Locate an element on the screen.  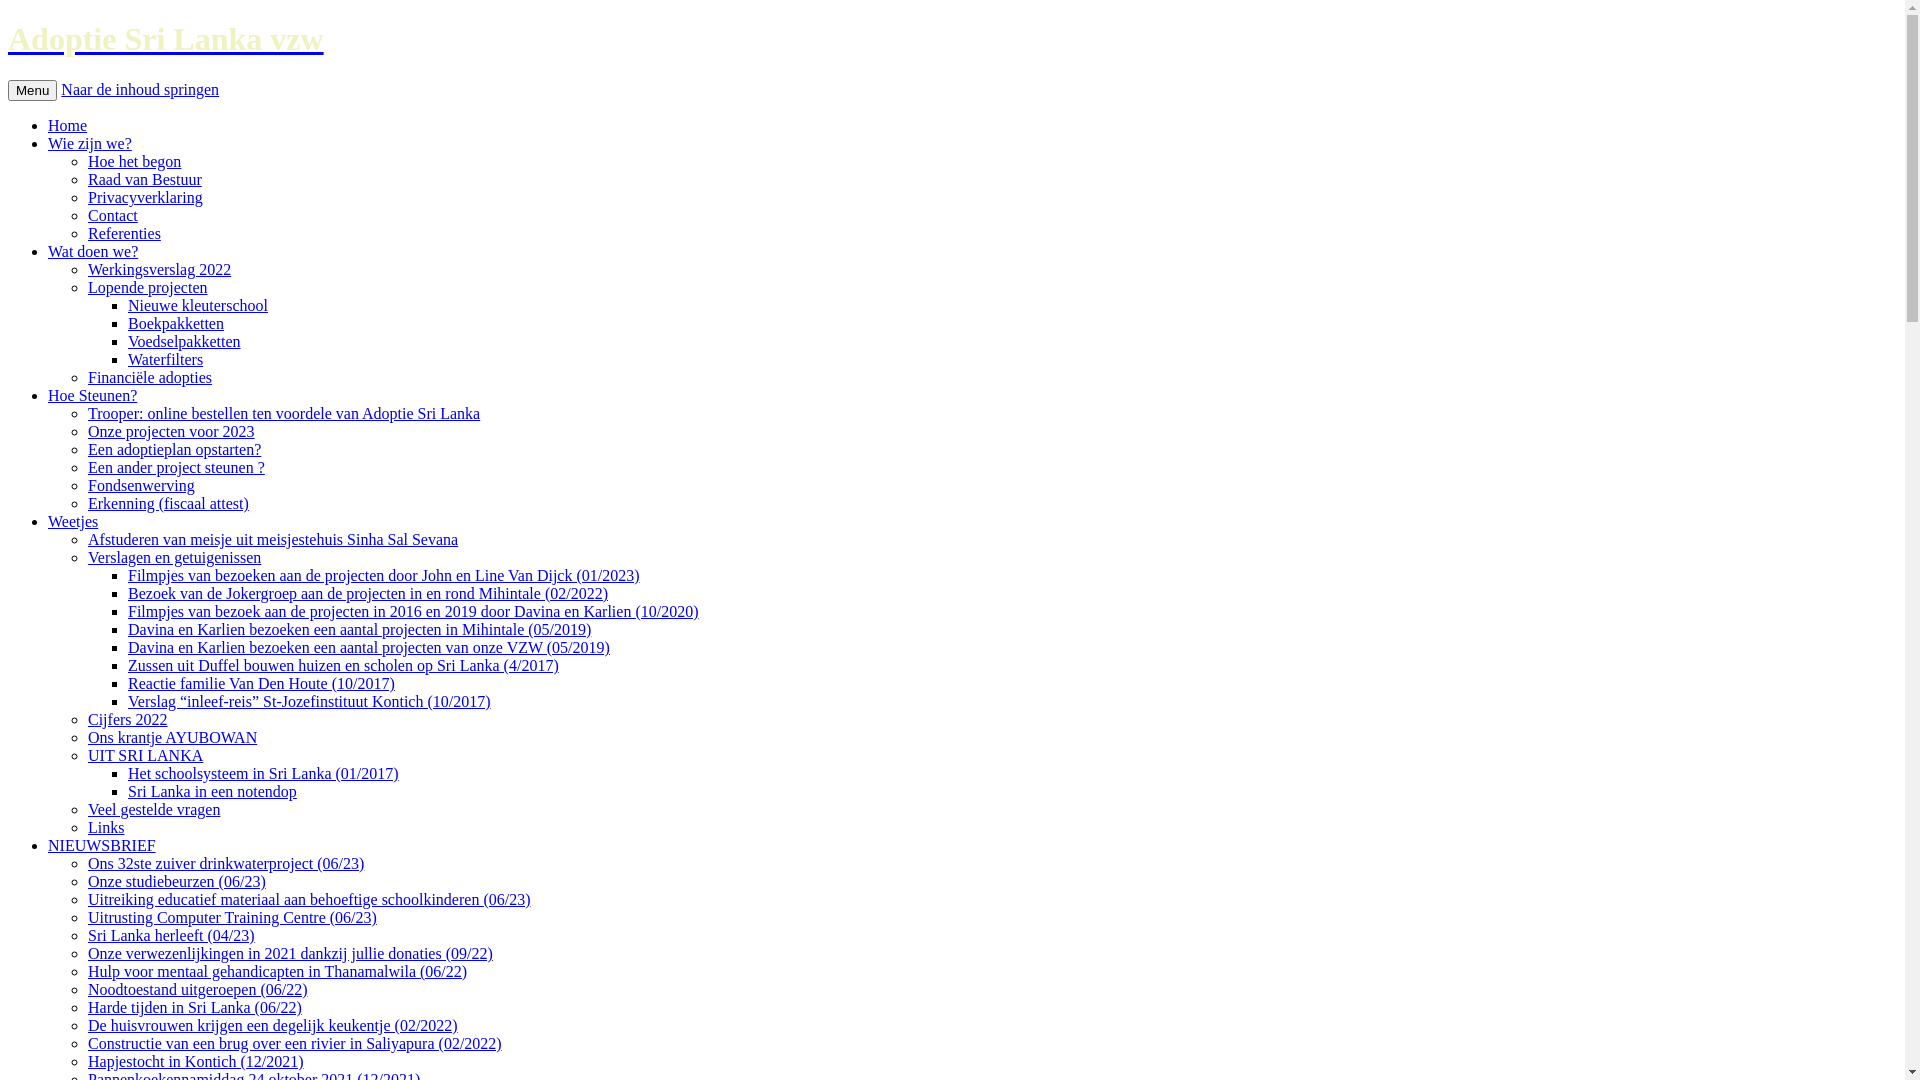
'UIT SRI LANKA' is located at coordinates (144, 755).